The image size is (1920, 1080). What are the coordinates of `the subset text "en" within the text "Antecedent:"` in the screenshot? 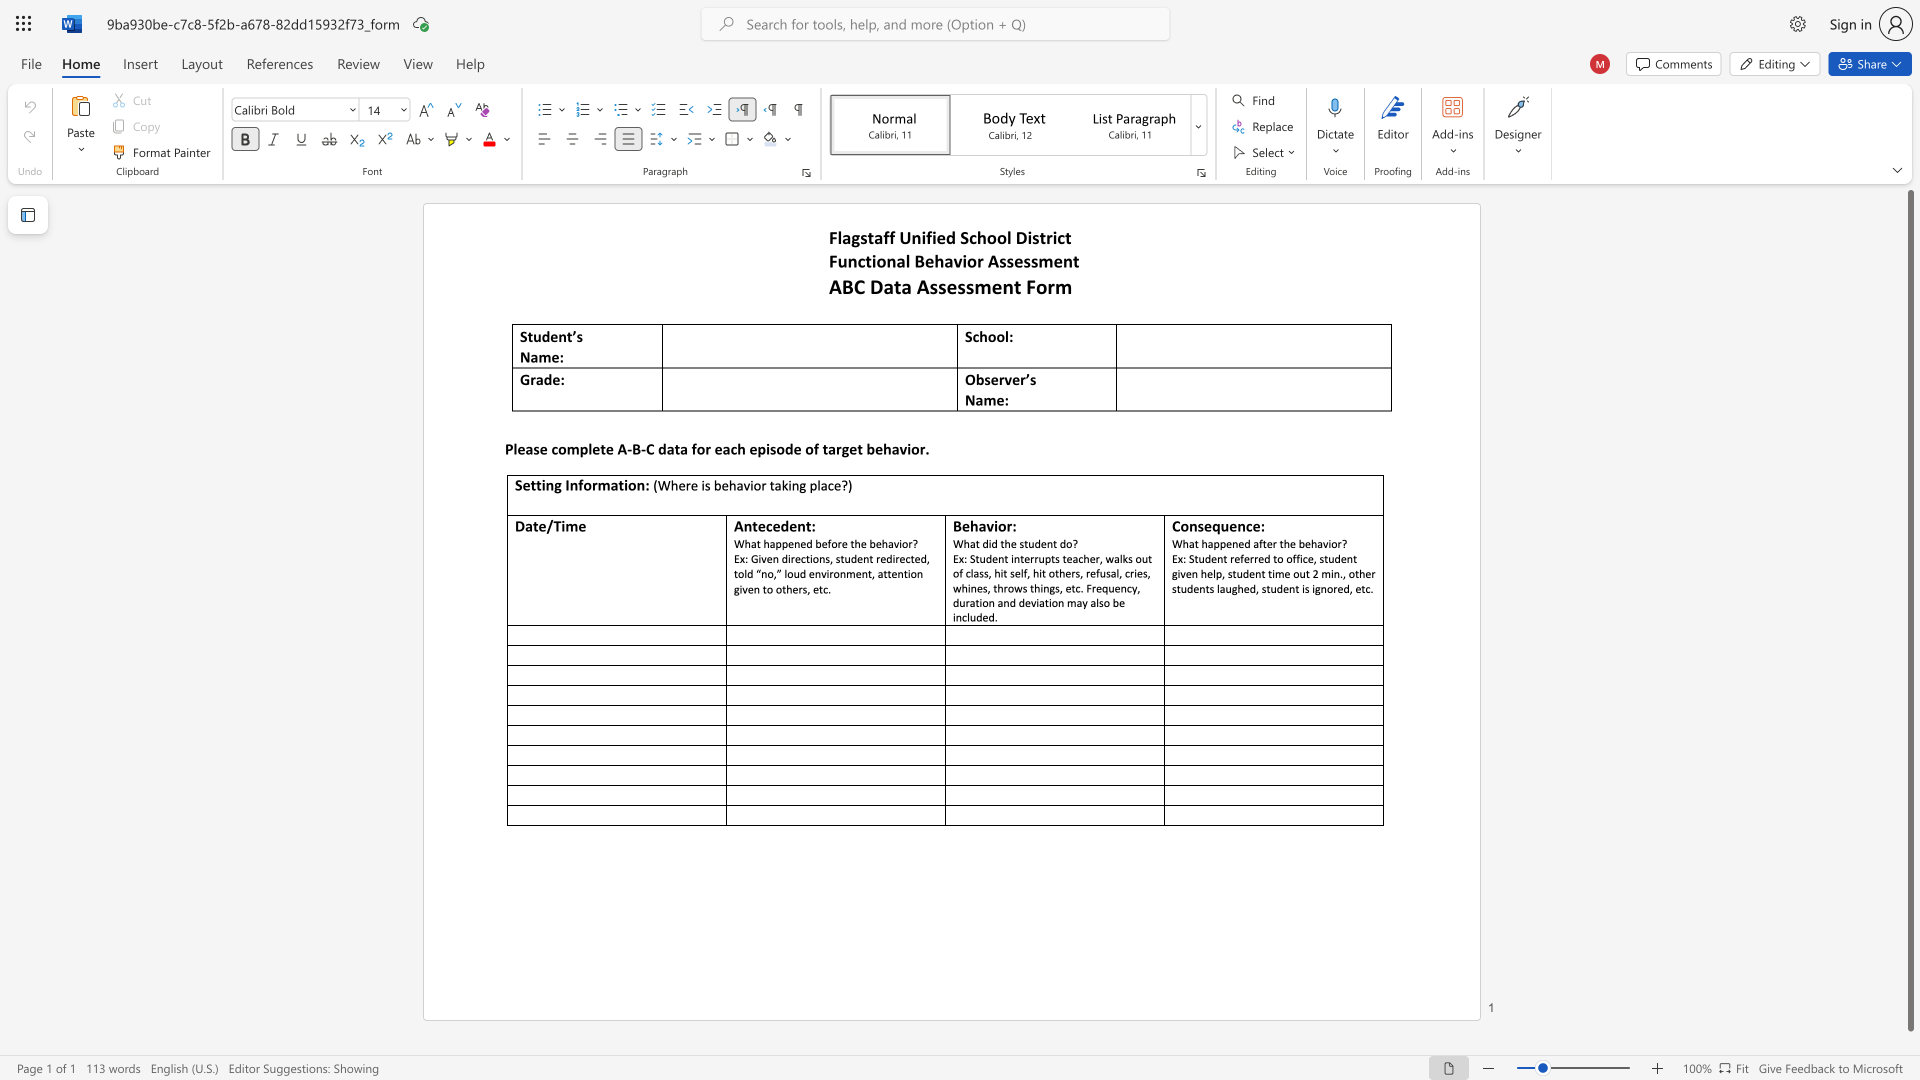 It's located at (788, 525).